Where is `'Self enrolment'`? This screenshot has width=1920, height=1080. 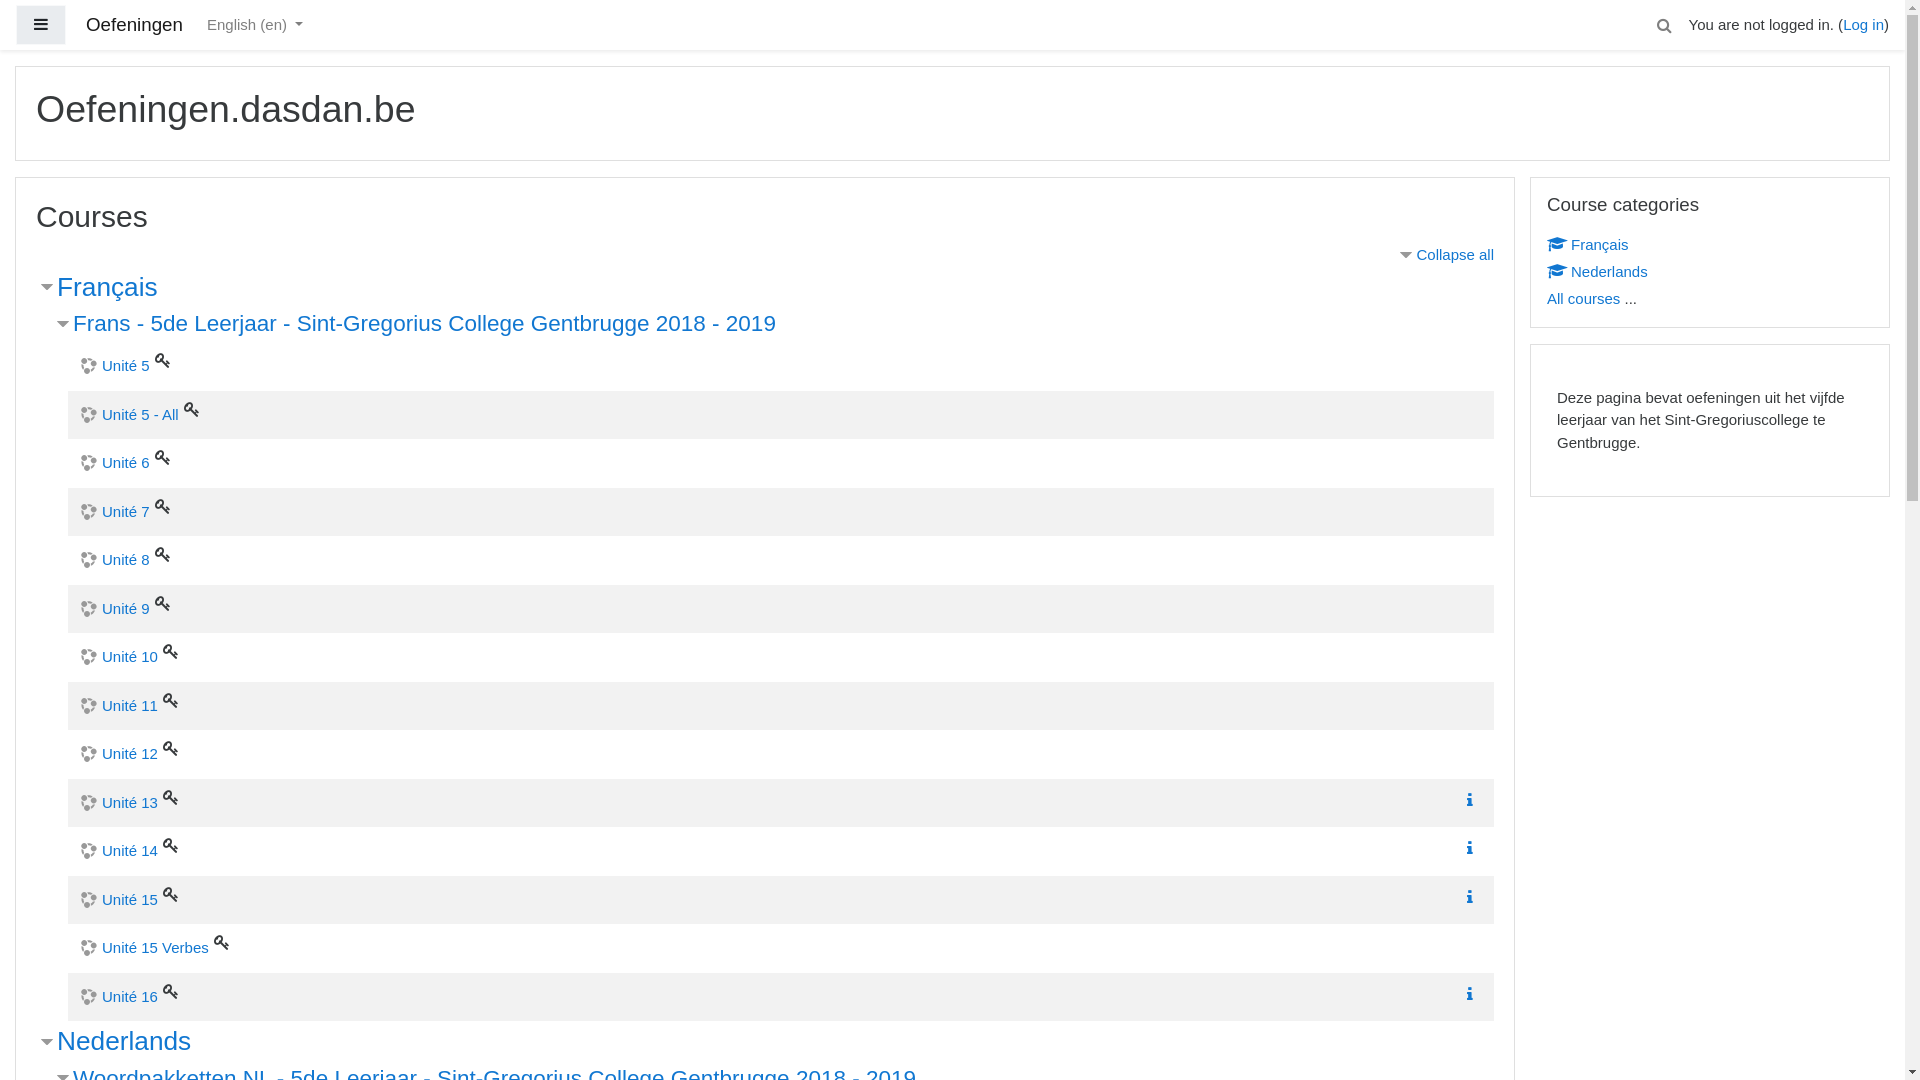 'Self enrolment' is located at coordinates (163, 456).